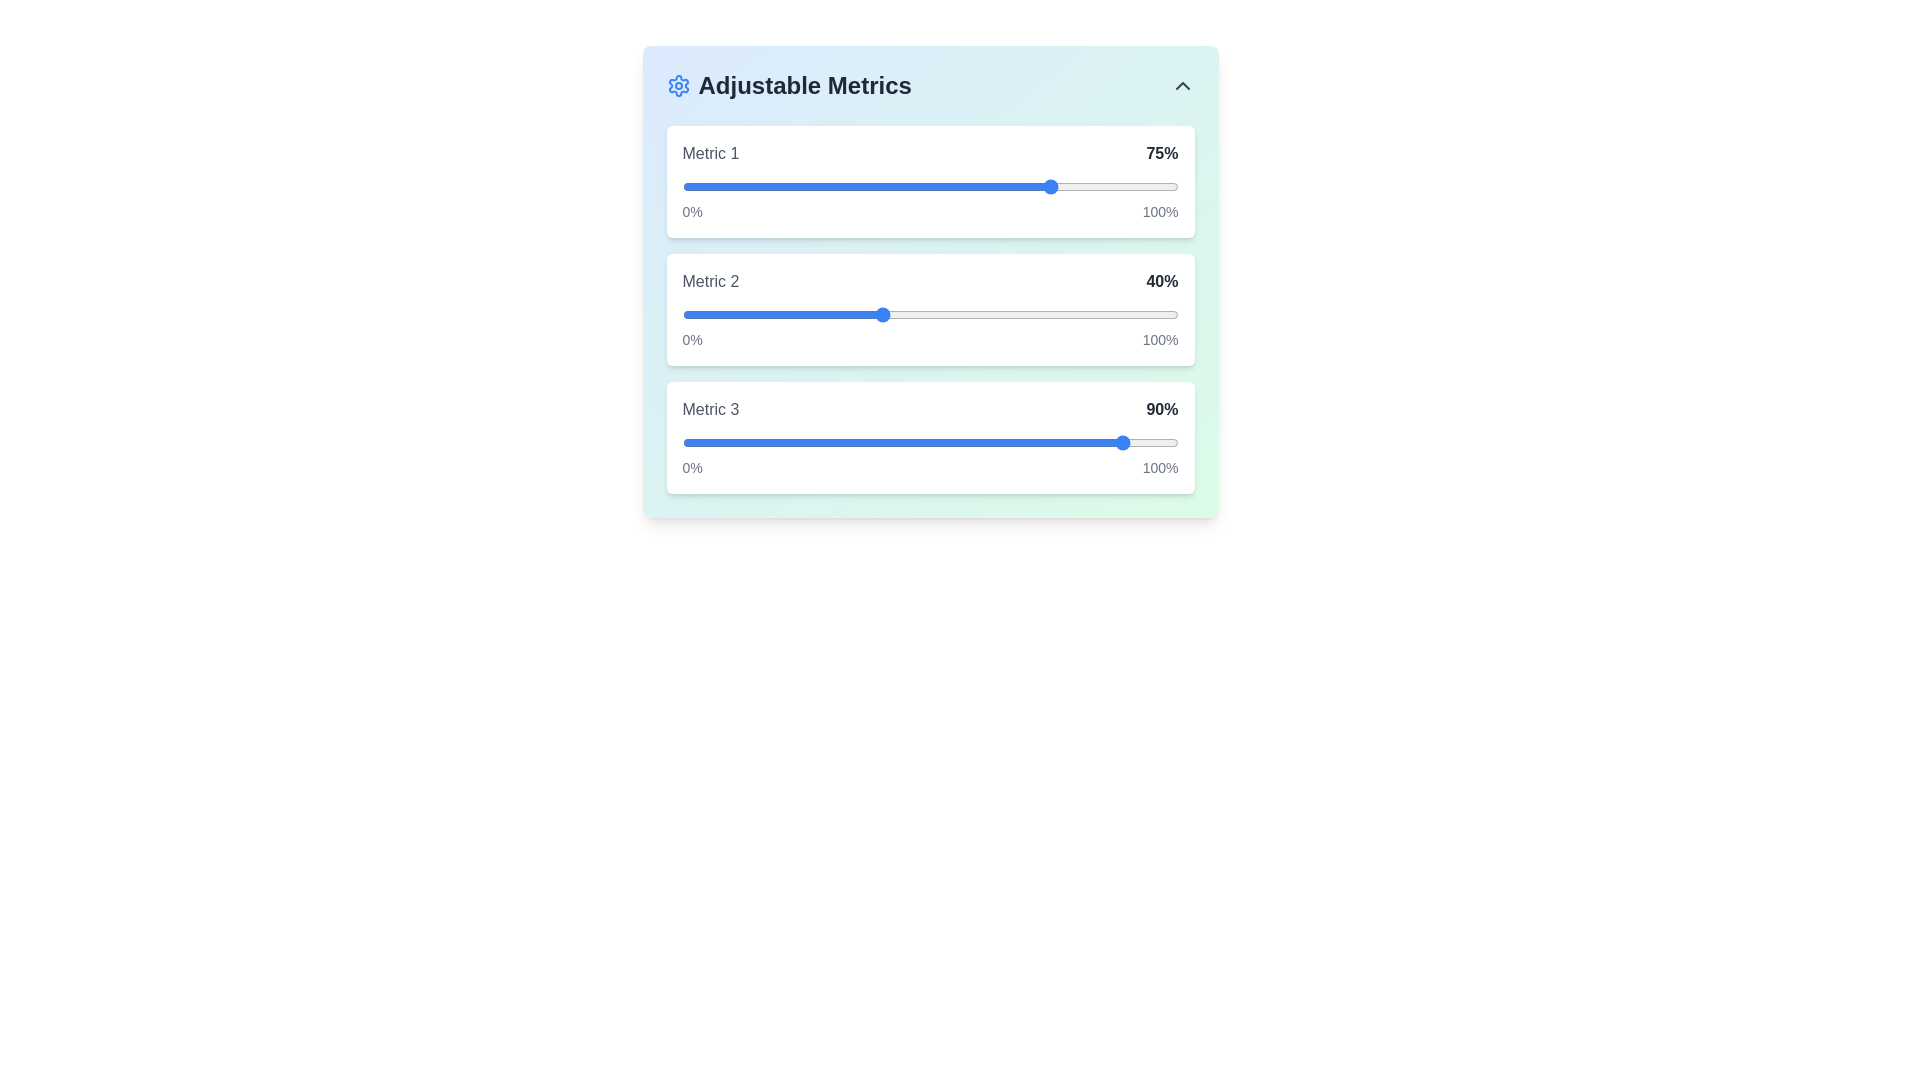  Describe the element at coordinates (795, 315) in the screenshot. I see `Metric 2 value` at that location.